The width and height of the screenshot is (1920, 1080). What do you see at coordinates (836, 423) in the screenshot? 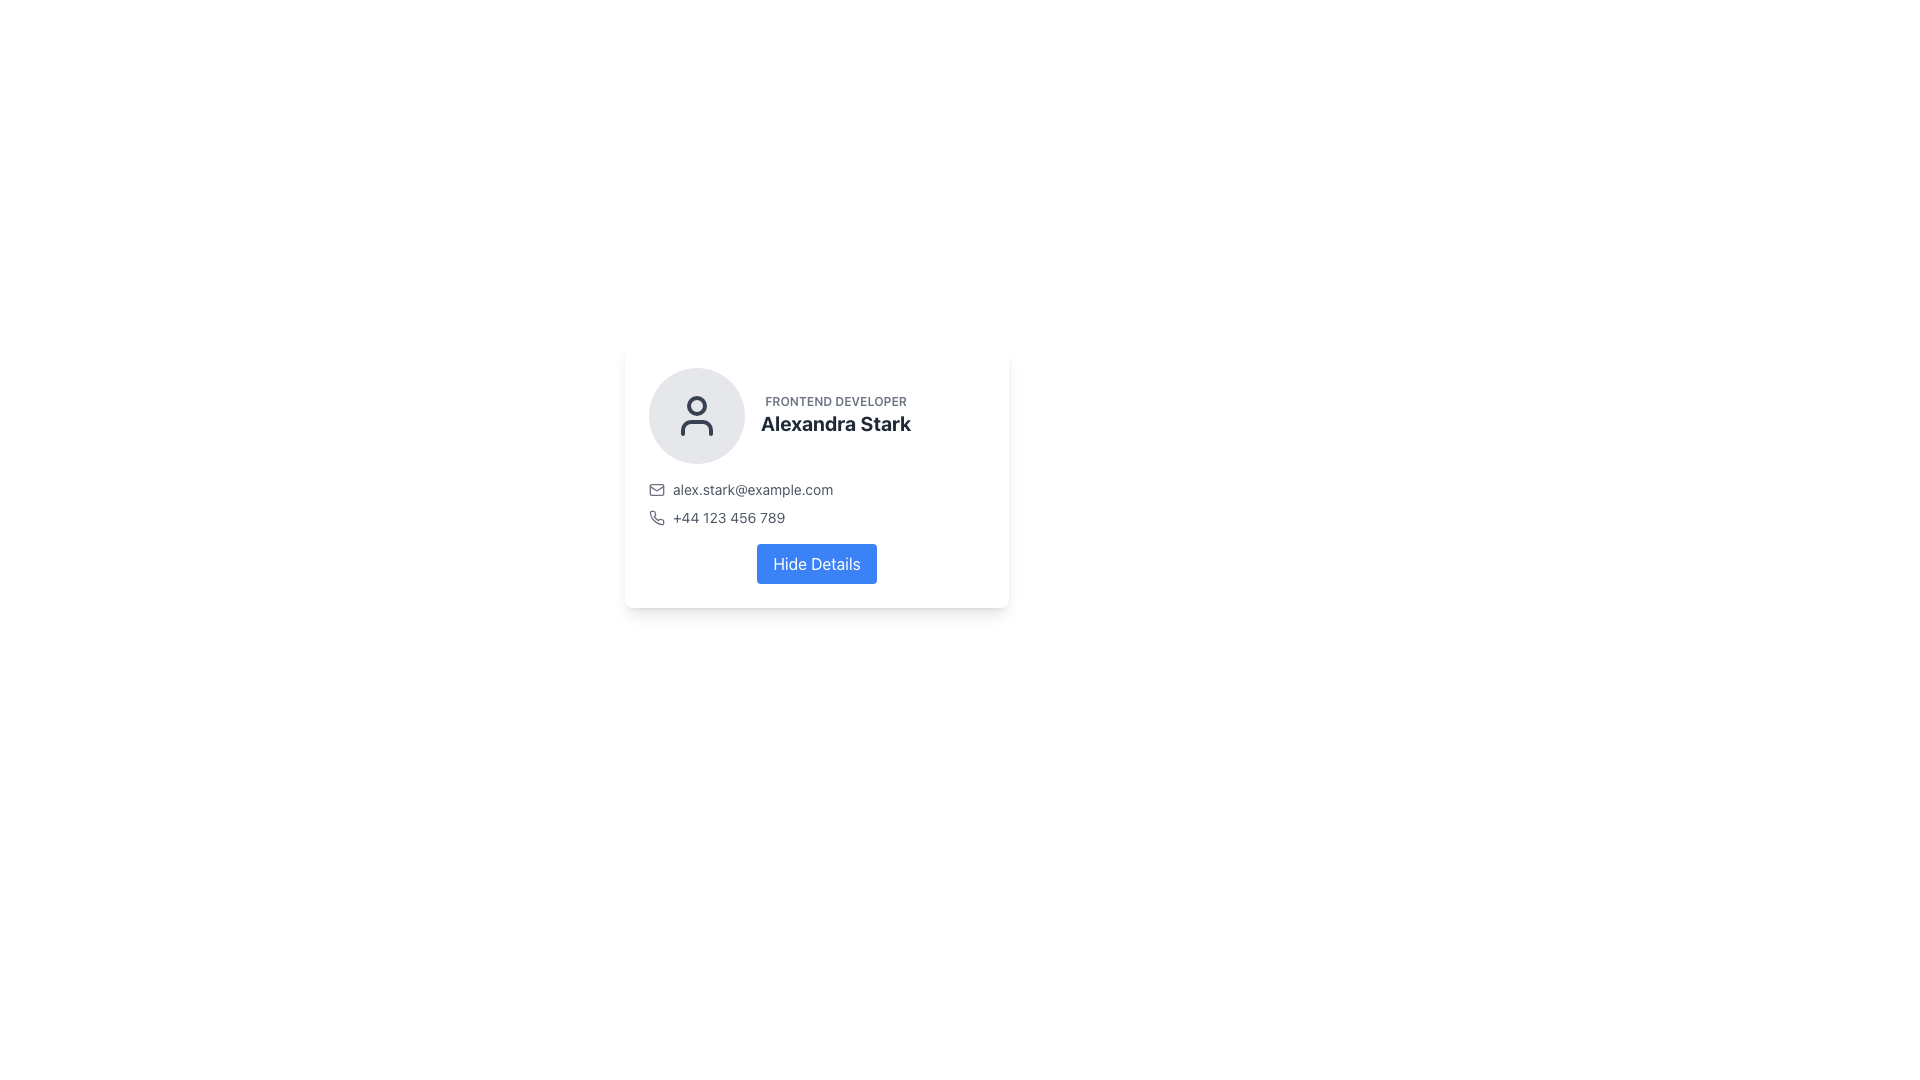
I see `the text label displaying the name 'Alexandra Stark', which is styled in bold and larger font, located below the 'Frontend Developer' label` at bounding box center [836, 423].